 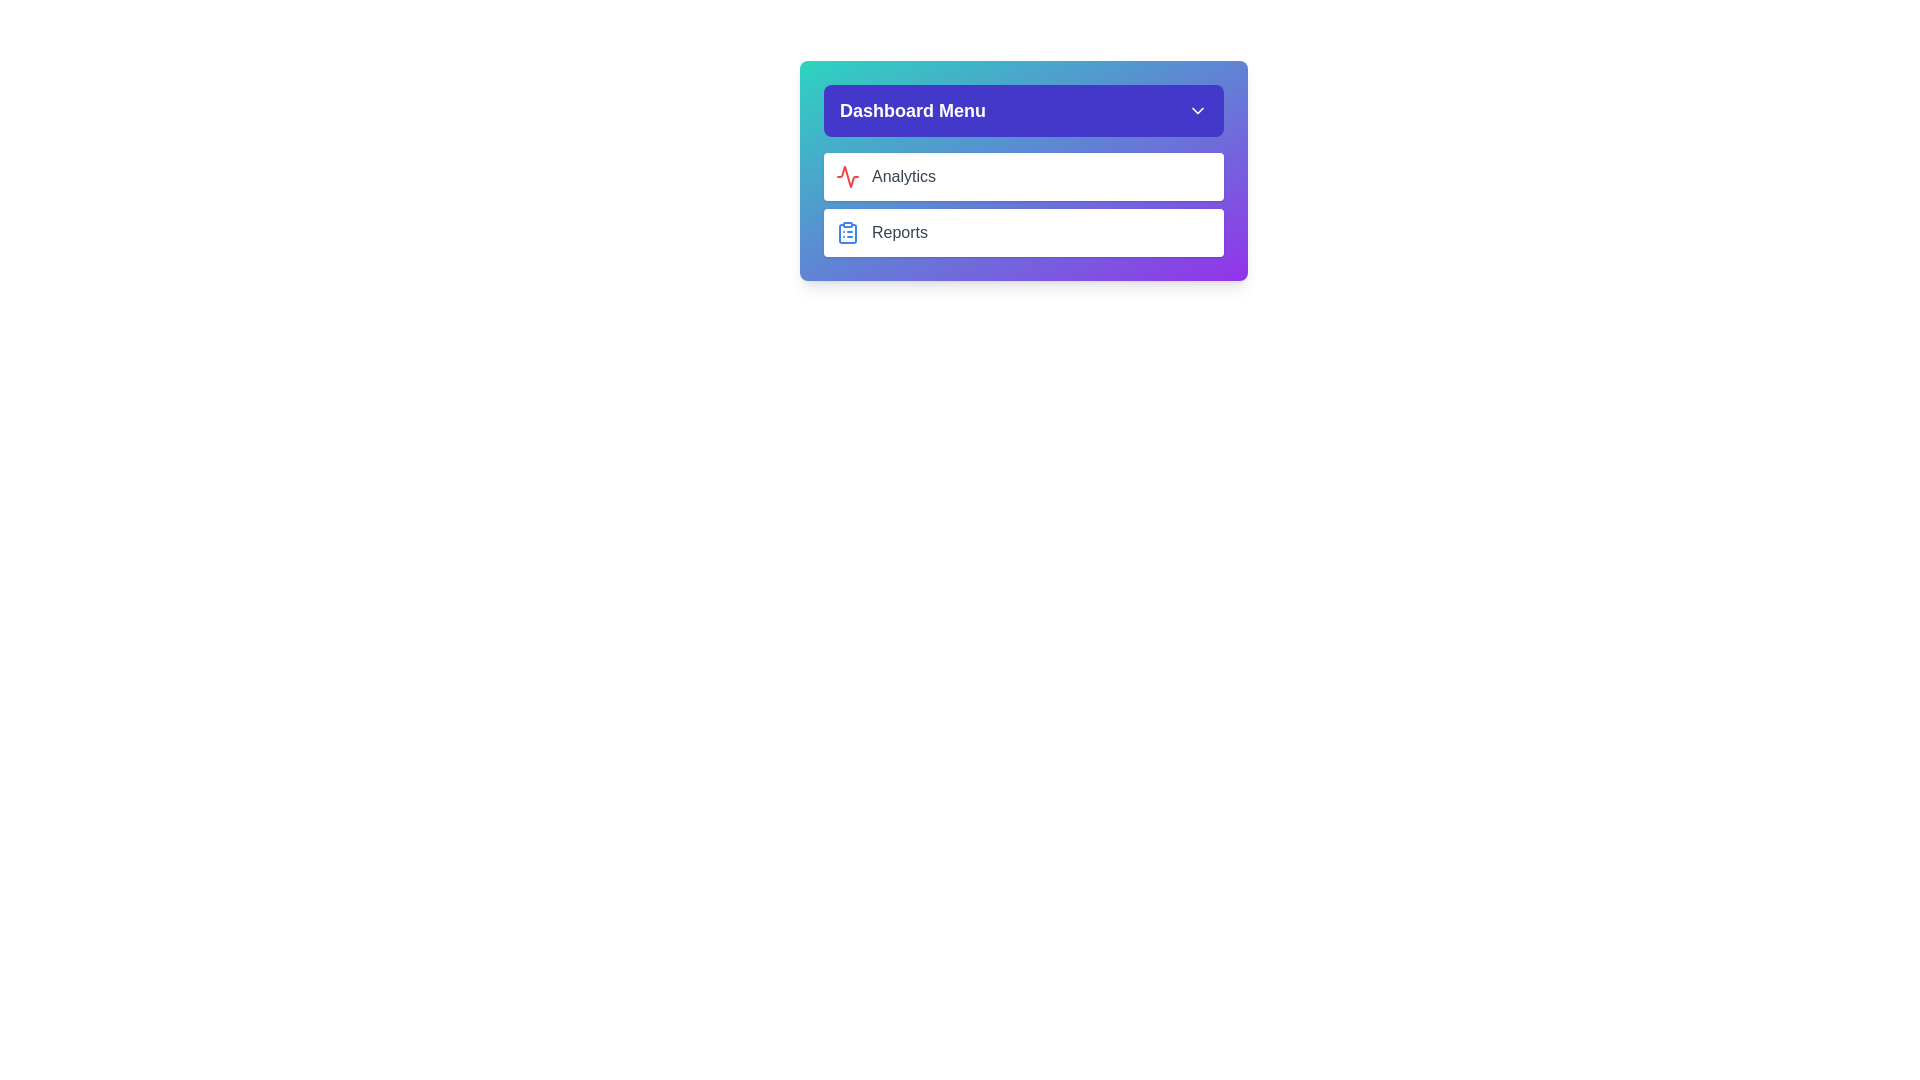 I want to click on text content of the Text label located to the right of the red waveform icon in the Dashboard Menu section, so click(x=902, y=176).